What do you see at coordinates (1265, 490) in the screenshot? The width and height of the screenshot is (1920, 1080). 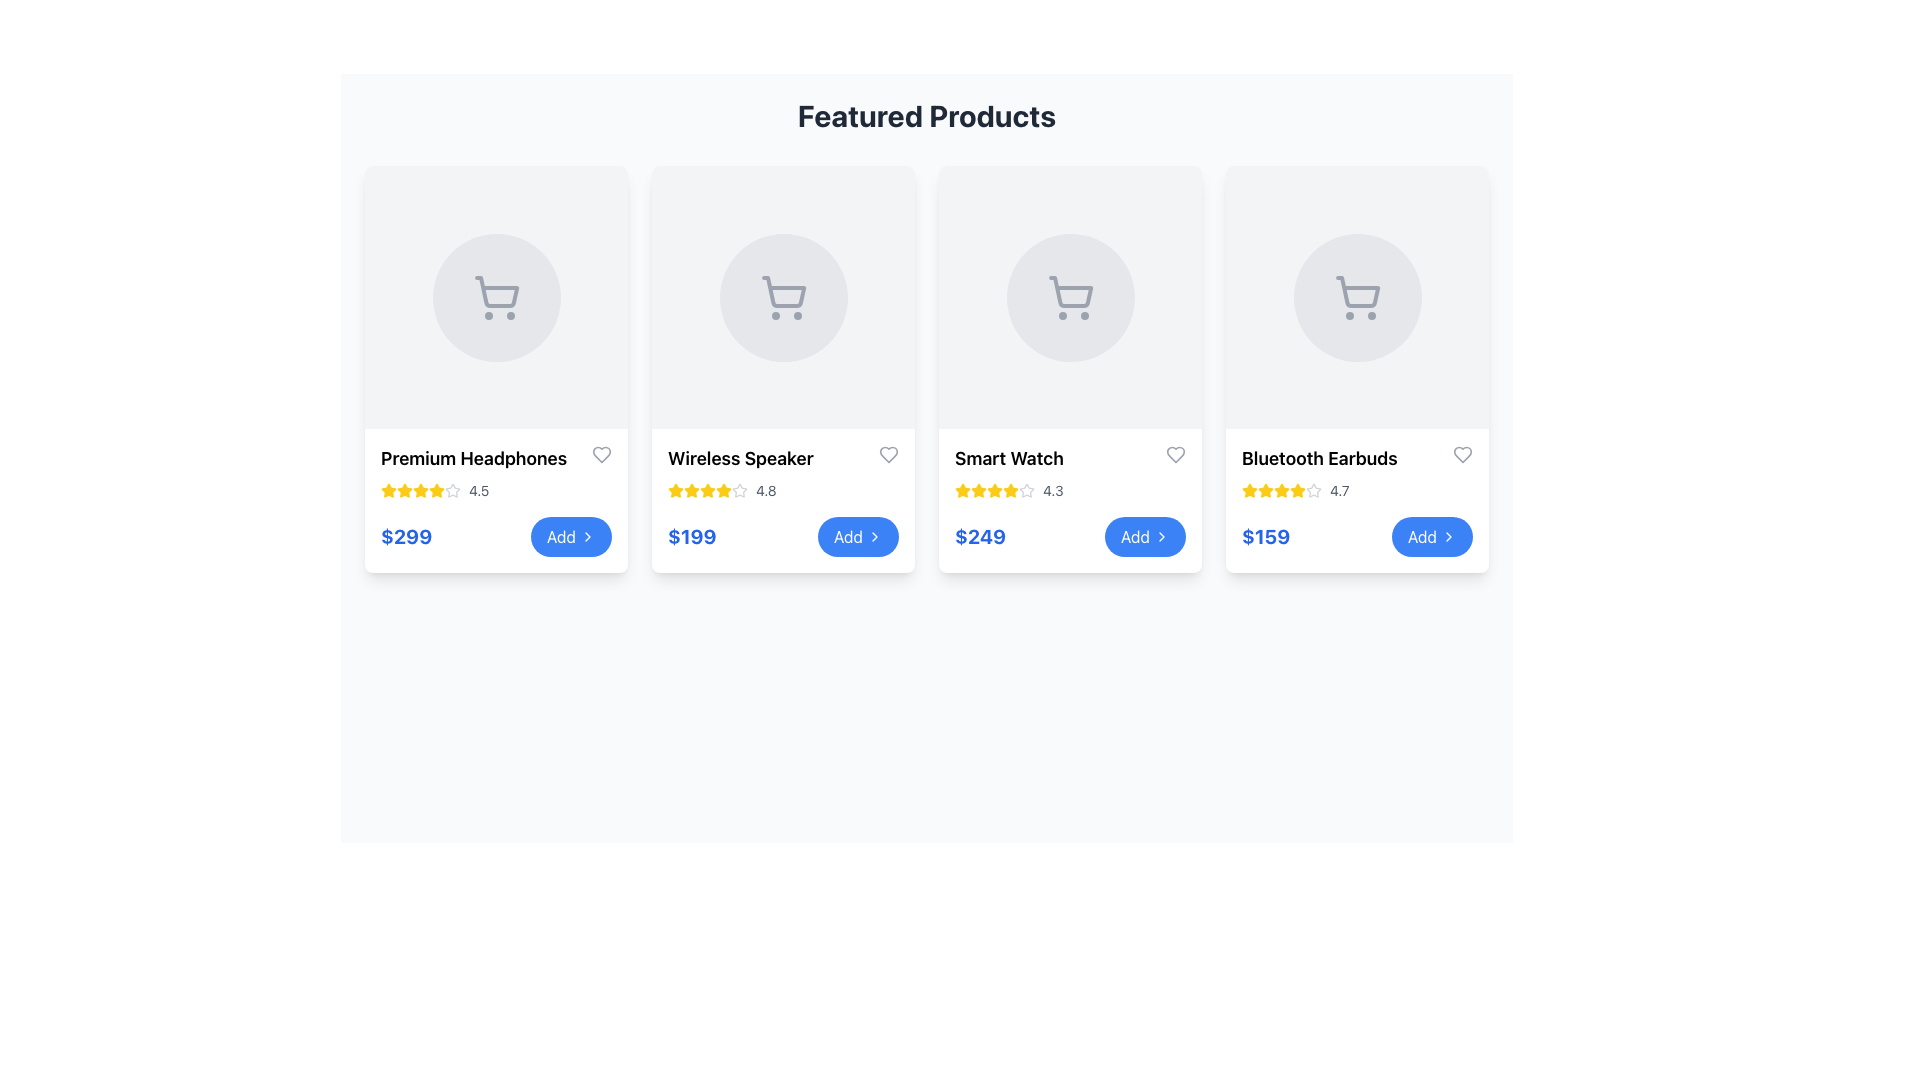 I see `the visual representation of the third yellow star in the rating system beside the text '4.7' for the Bluetooth Earbuds product card` at bounding box center [1265, 490].